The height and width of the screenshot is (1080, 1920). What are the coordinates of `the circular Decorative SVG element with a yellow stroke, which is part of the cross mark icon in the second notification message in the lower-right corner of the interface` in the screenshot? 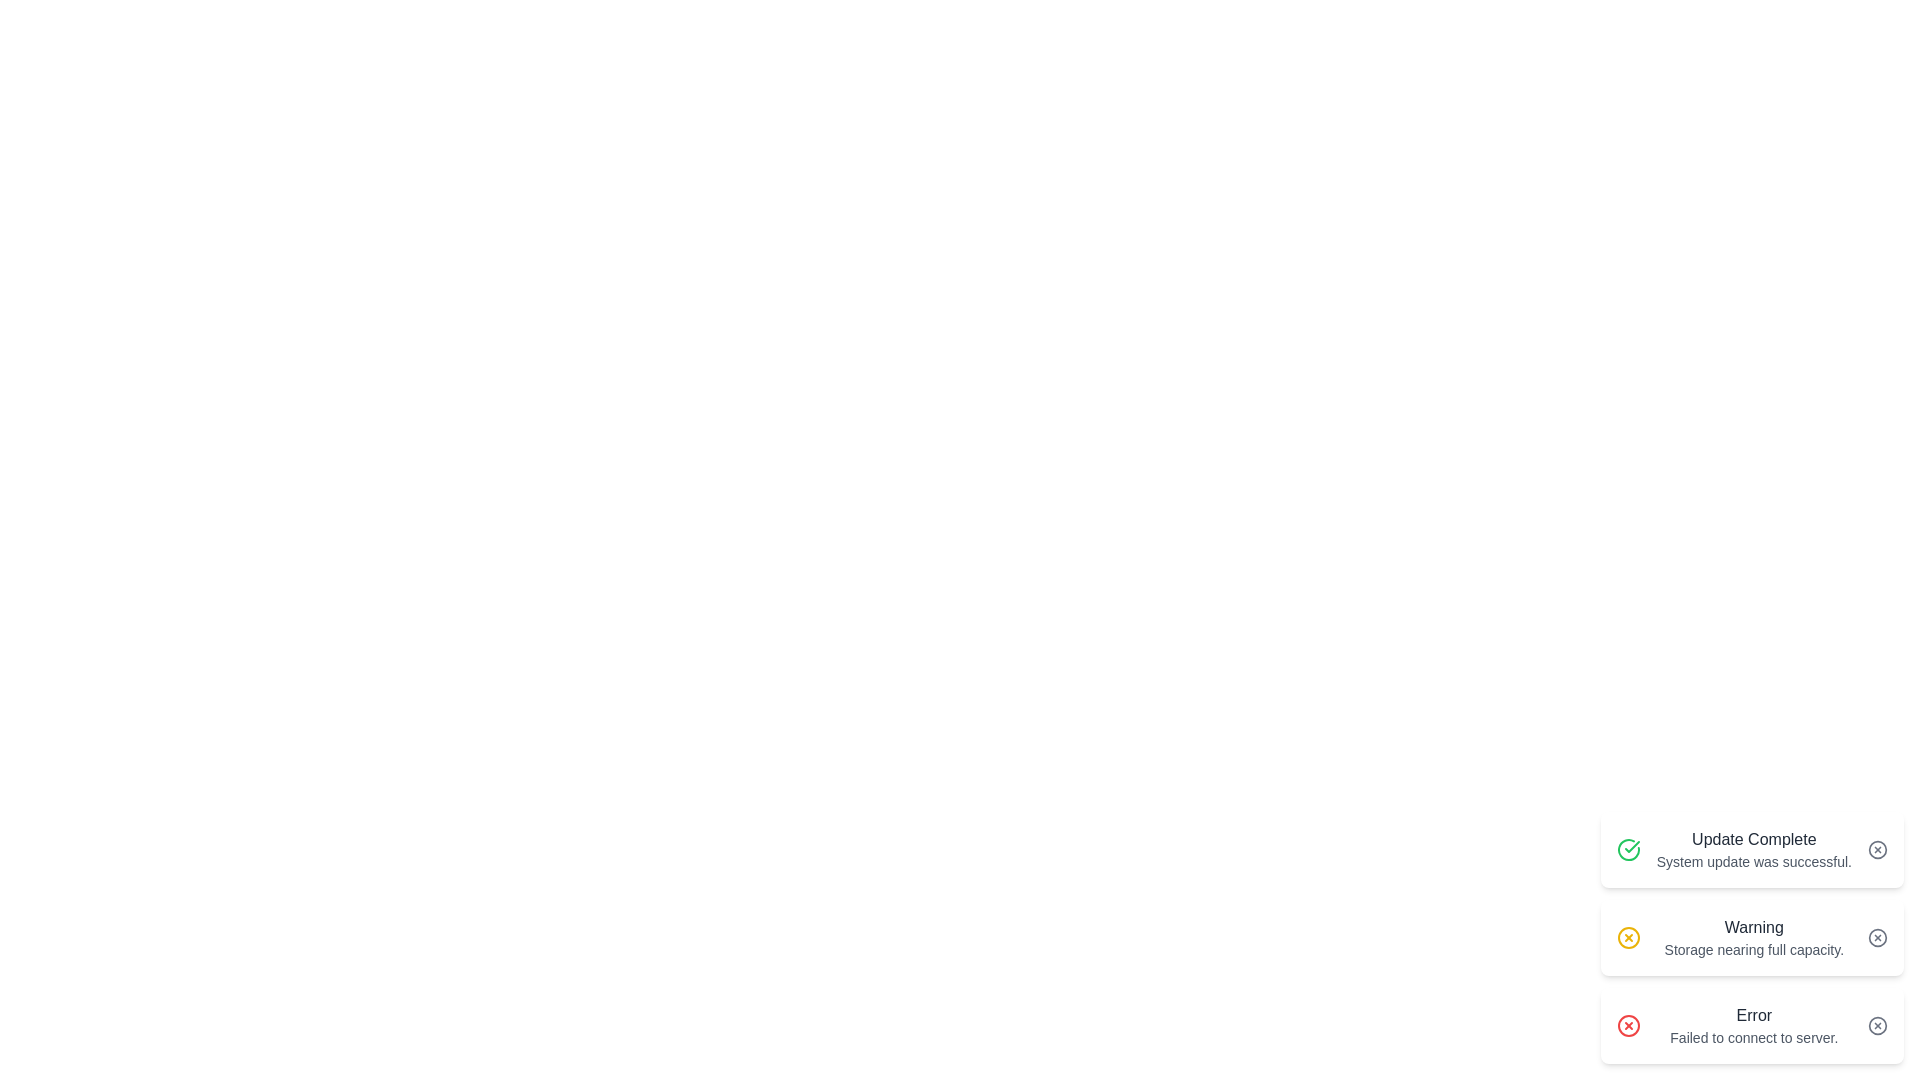 It's located at (1628, 937).